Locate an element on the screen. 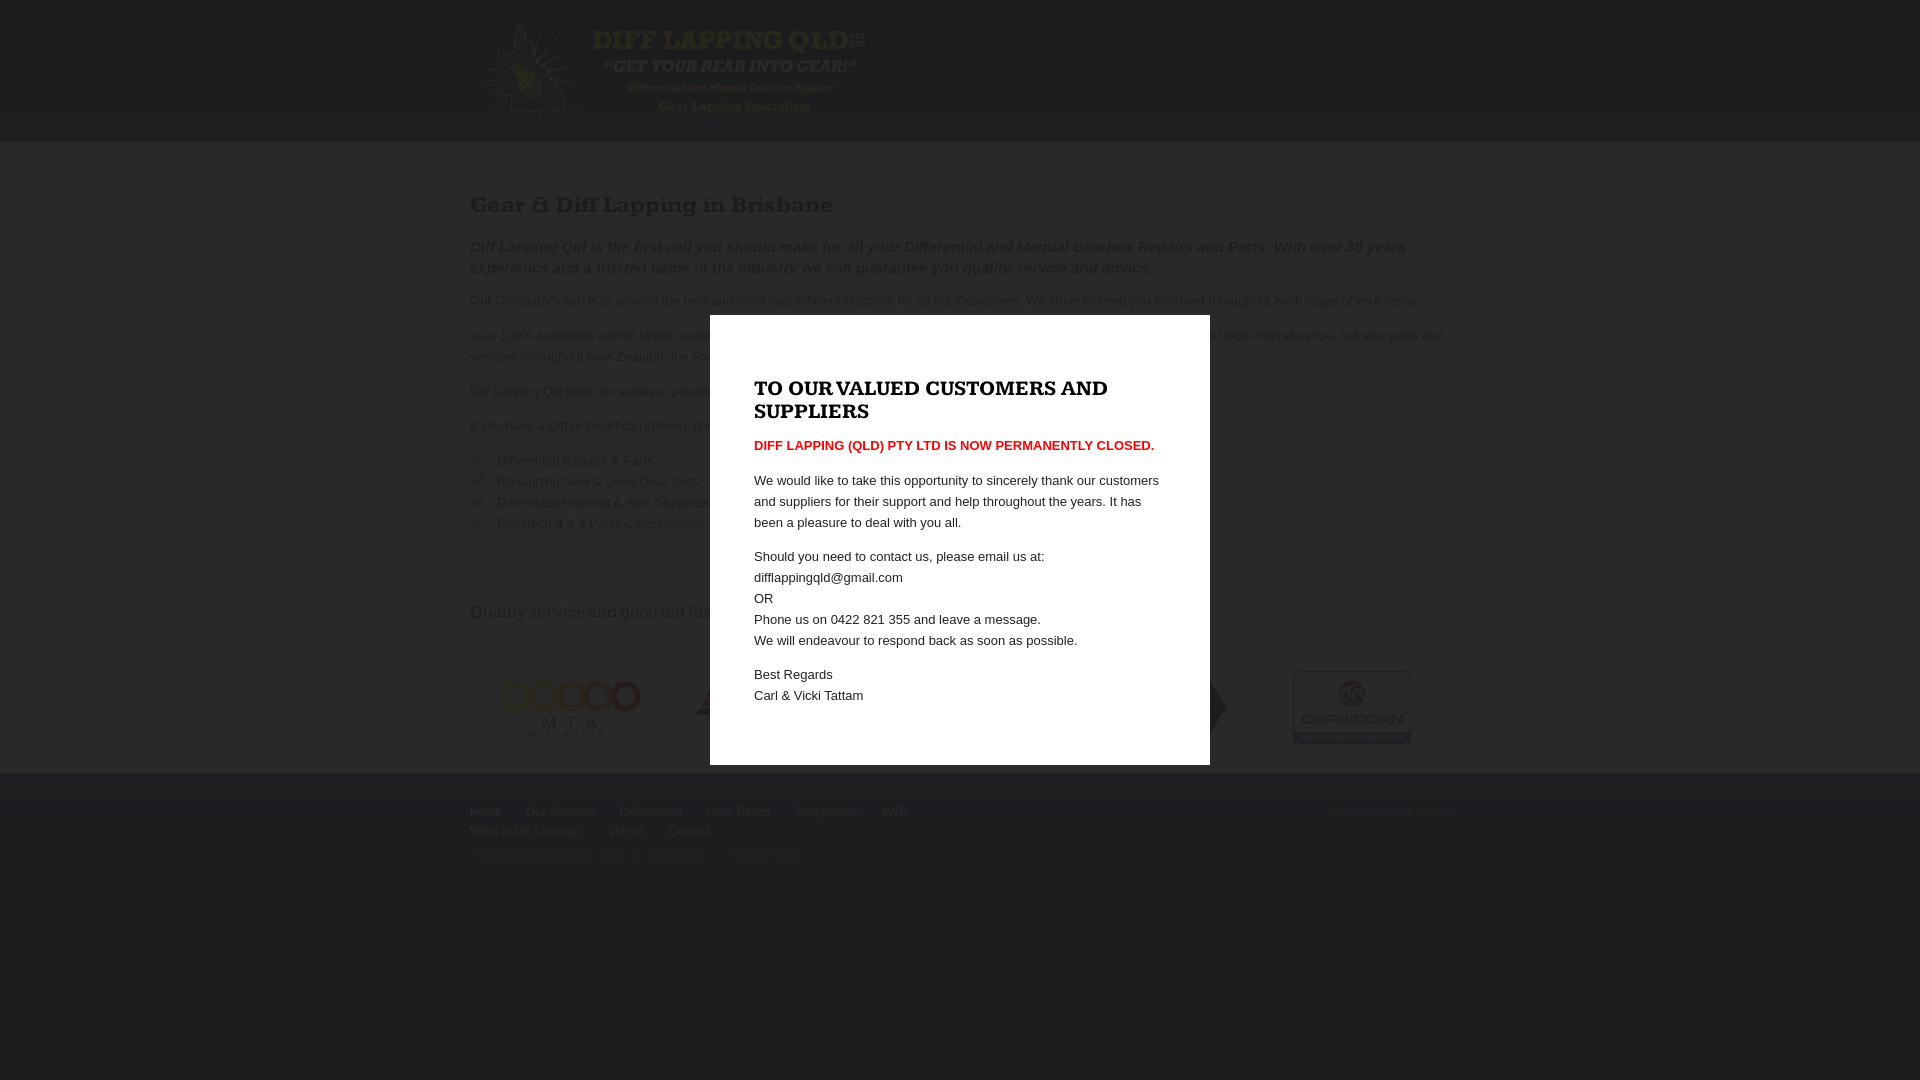 The image size is (1920, 1080). 'Home' is located at coordinates (485, 812).